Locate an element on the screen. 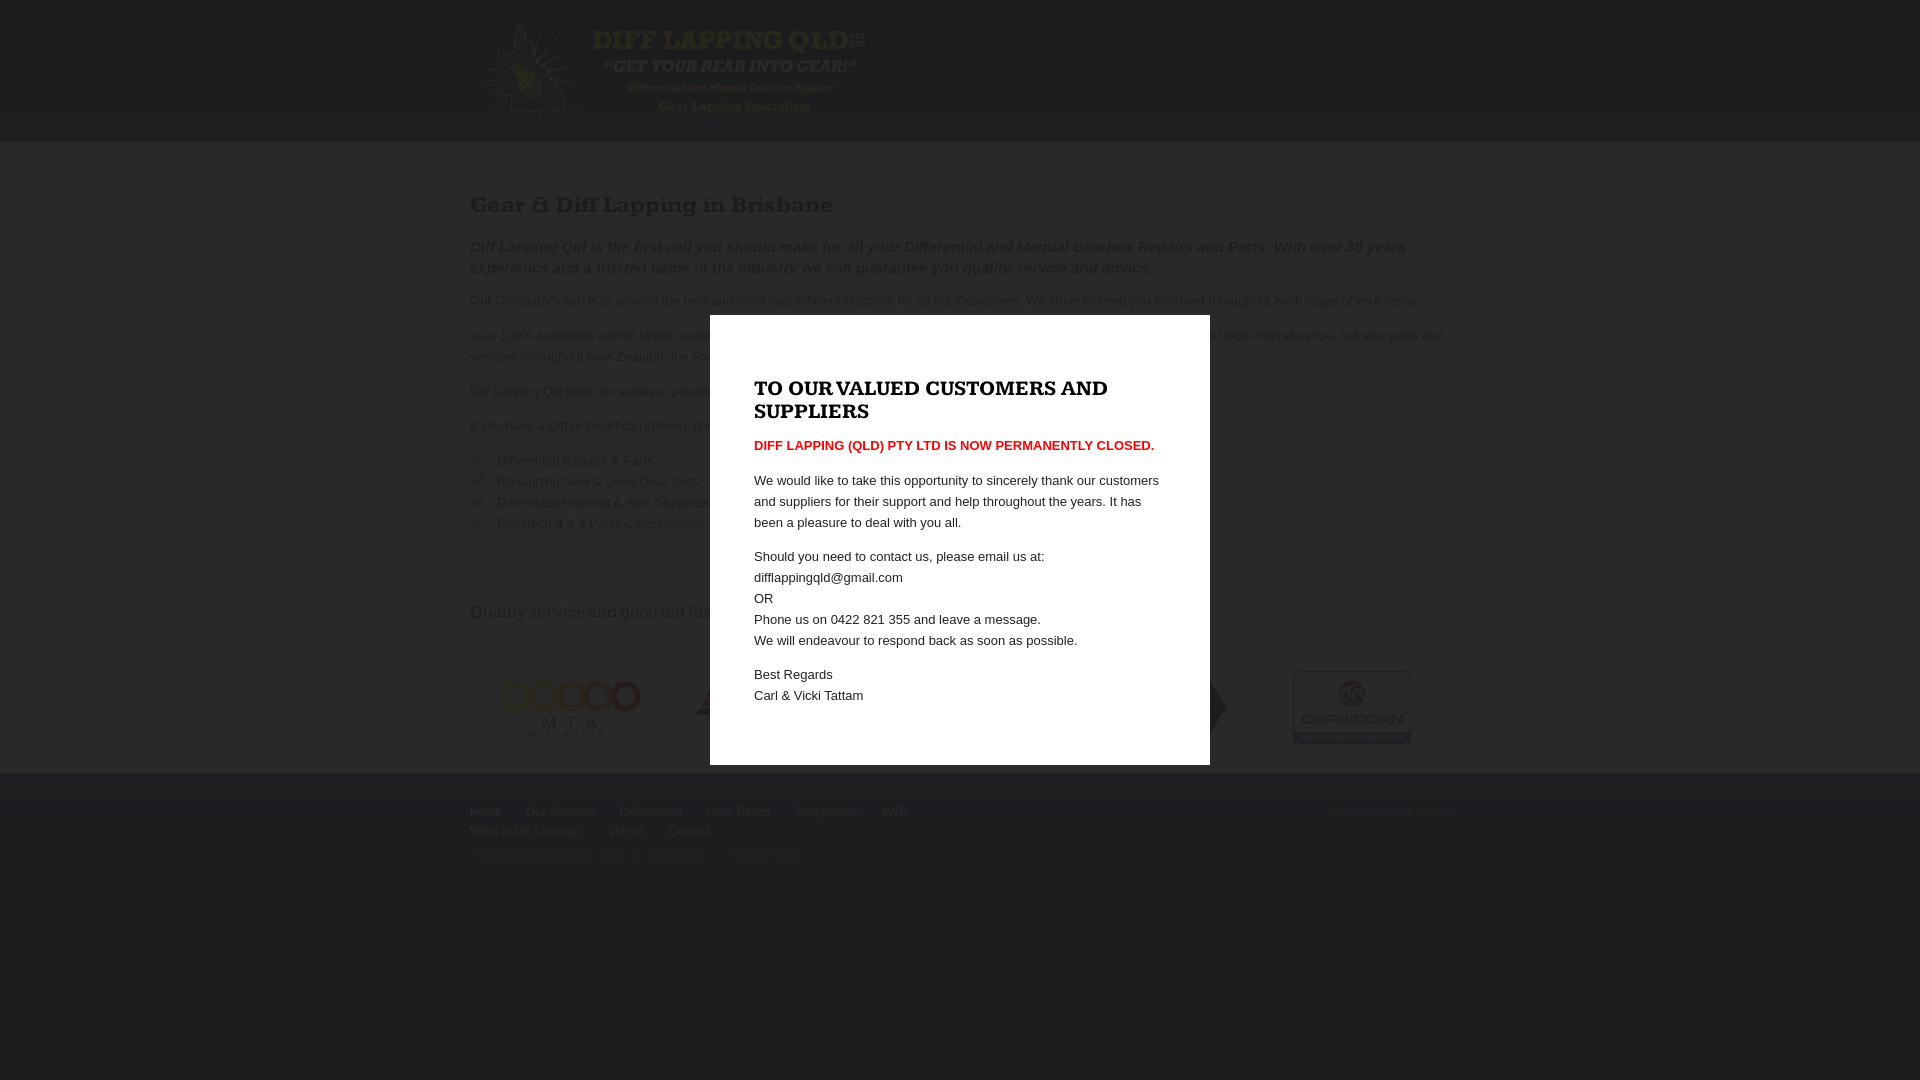 The image size is (1920, 1080). 'Home' is located at coordinates (485, 812).